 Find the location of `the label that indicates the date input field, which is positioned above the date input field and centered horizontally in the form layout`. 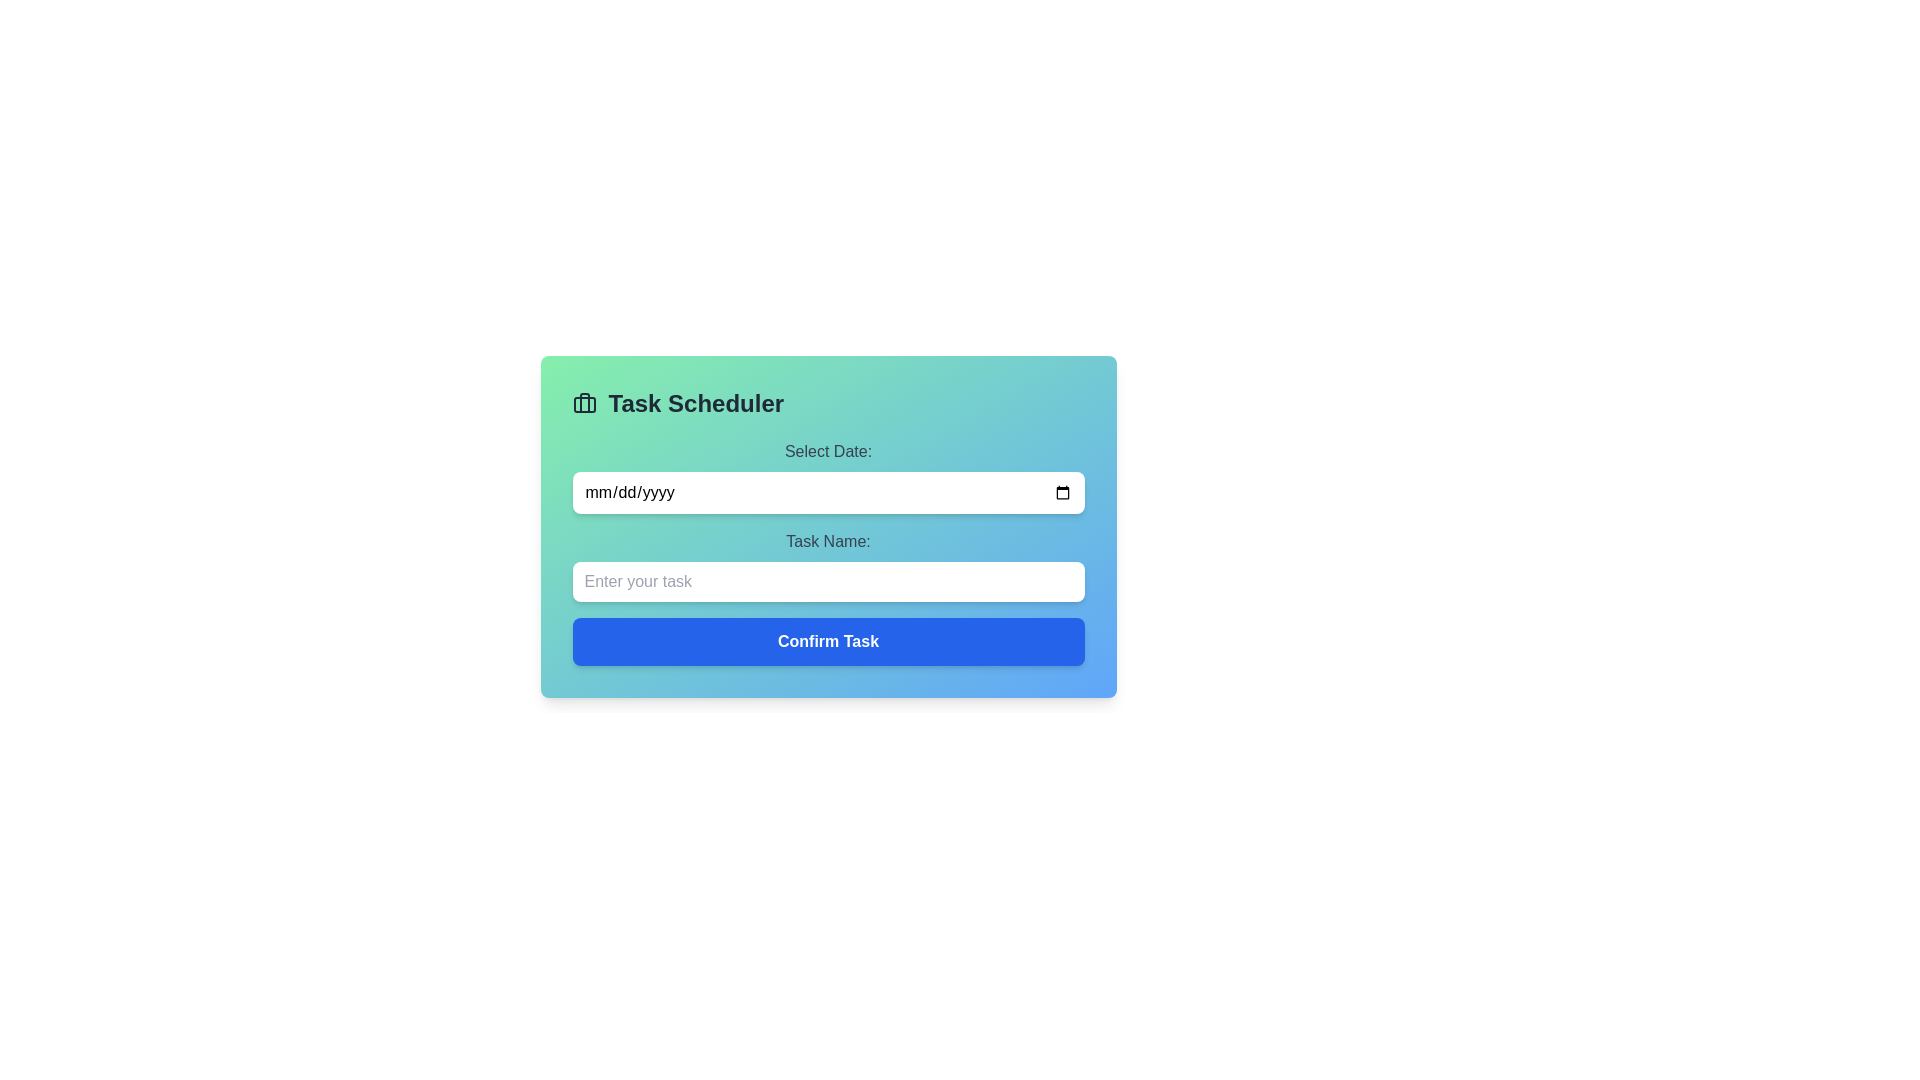

the label that indicates the date input field, which is positioned above the date input field and centered horizontally in the form layout is located at coordinates (828, 451).